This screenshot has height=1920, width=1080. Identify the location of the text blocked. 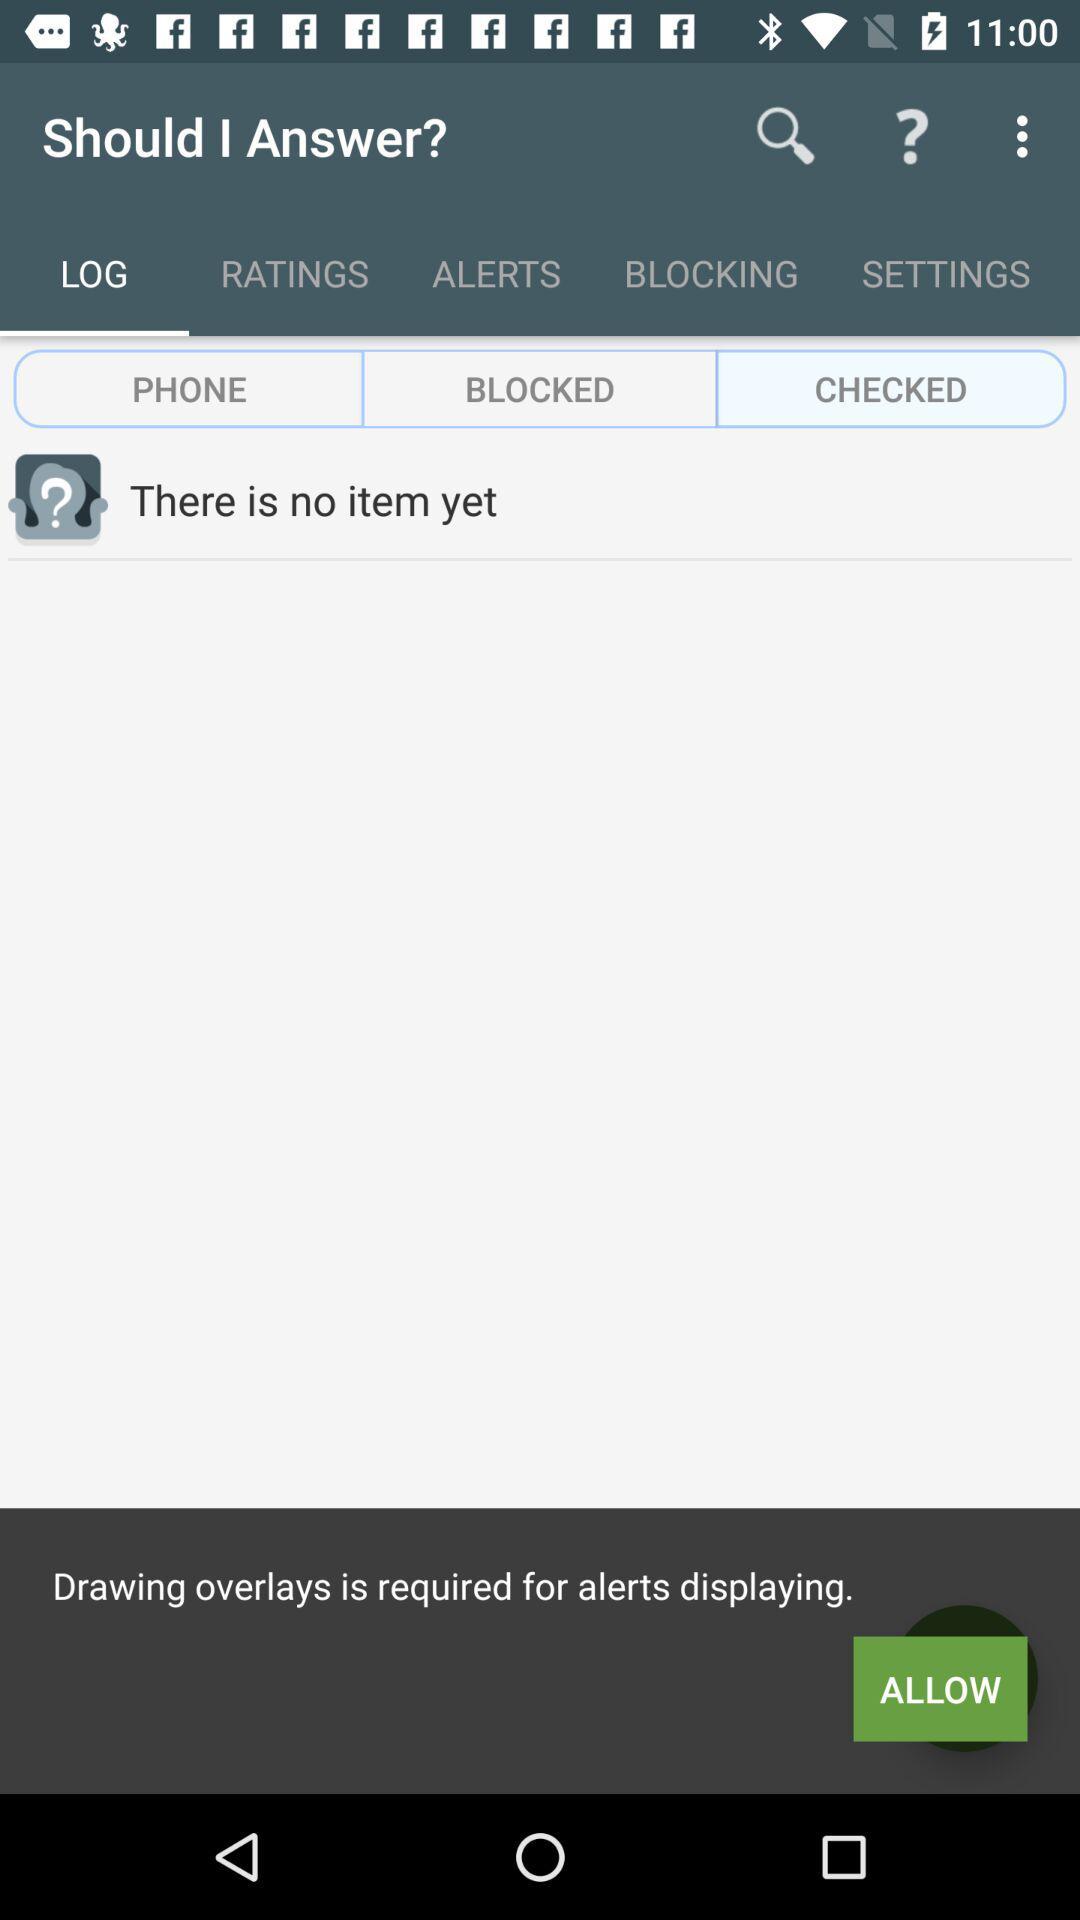
(540, 388).